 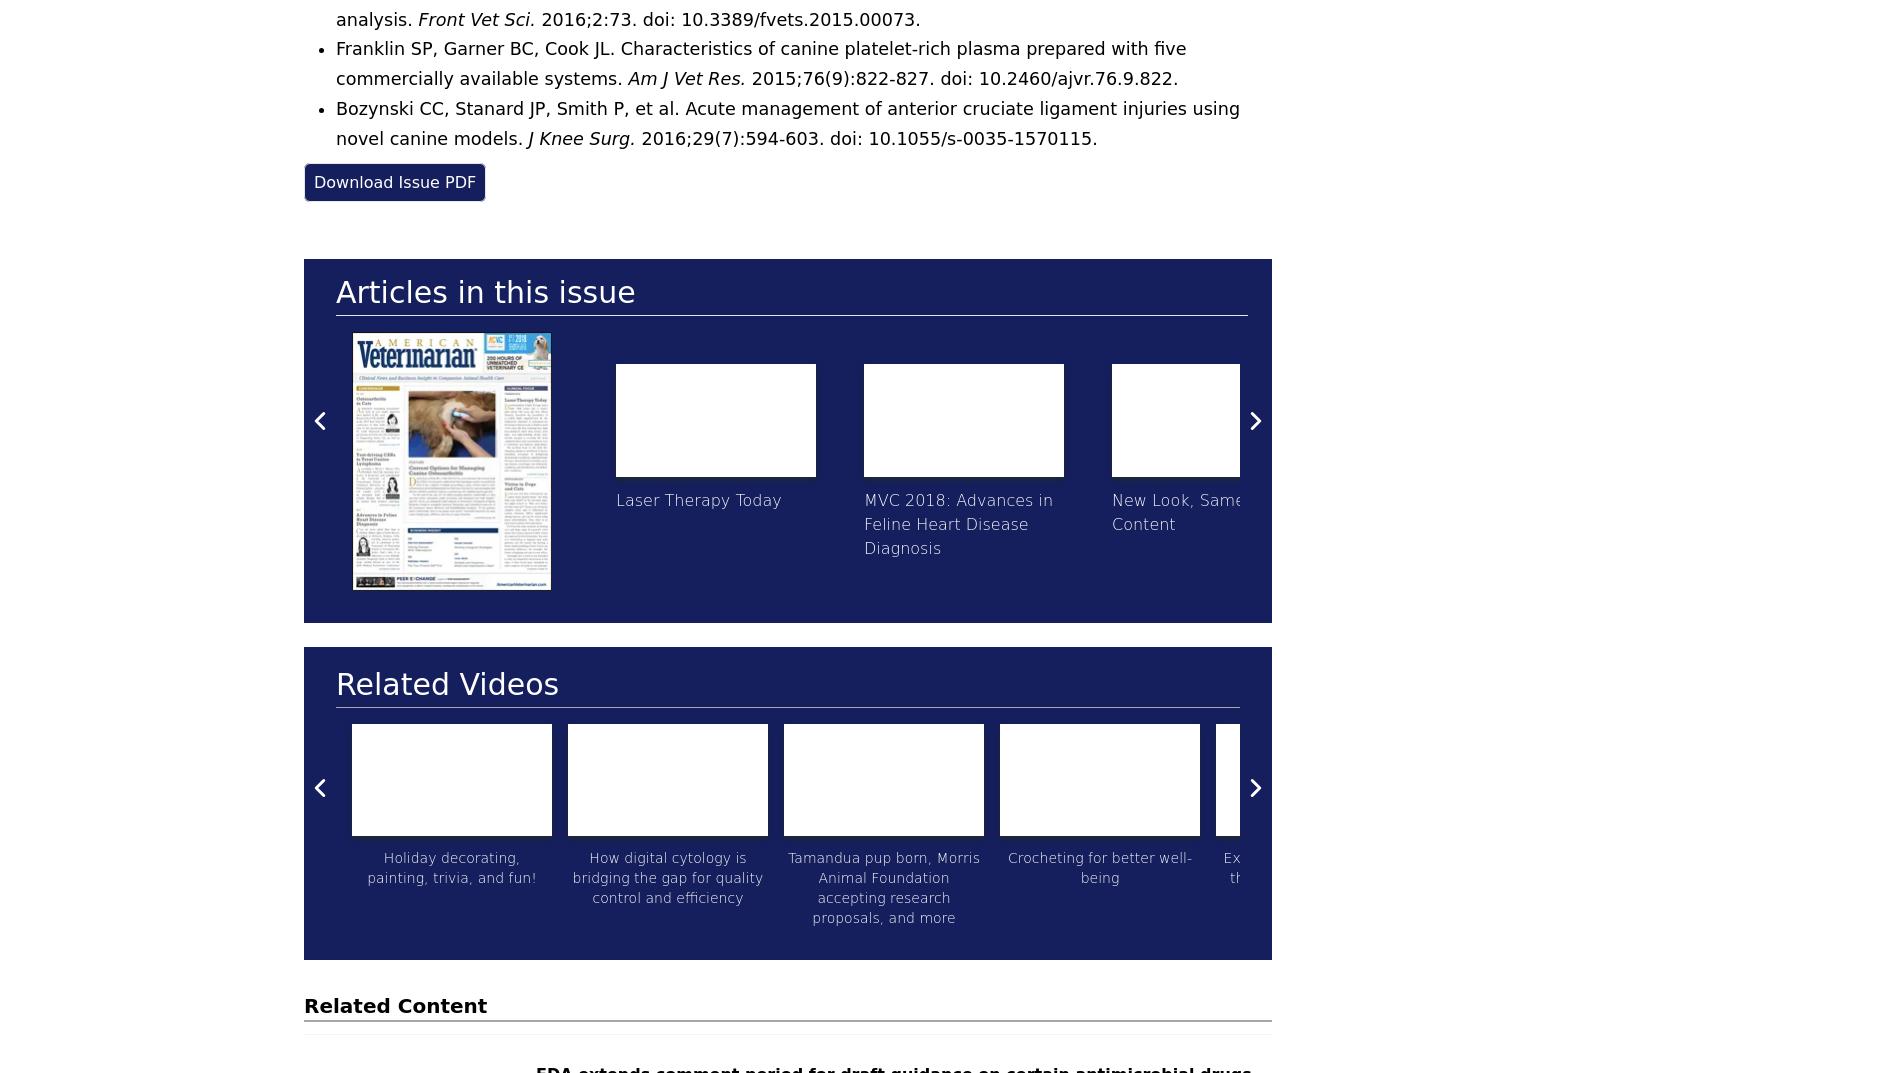 What do you see at coordinates (446, 683) in the screenshot?
I see `'Related Videos'` at bounding box center [446, 683].